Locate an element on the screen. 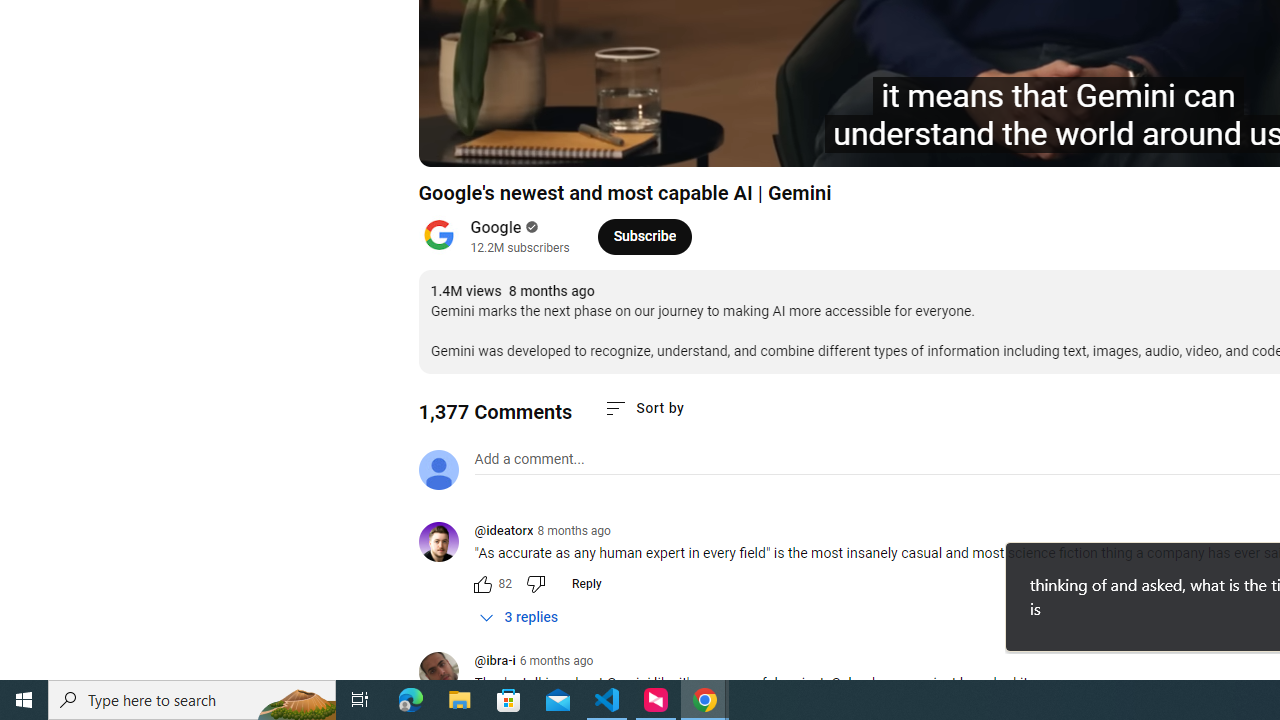 This screenshot has width=1280, height=720. '@ibra-i' is located at coordinates (445, 673).